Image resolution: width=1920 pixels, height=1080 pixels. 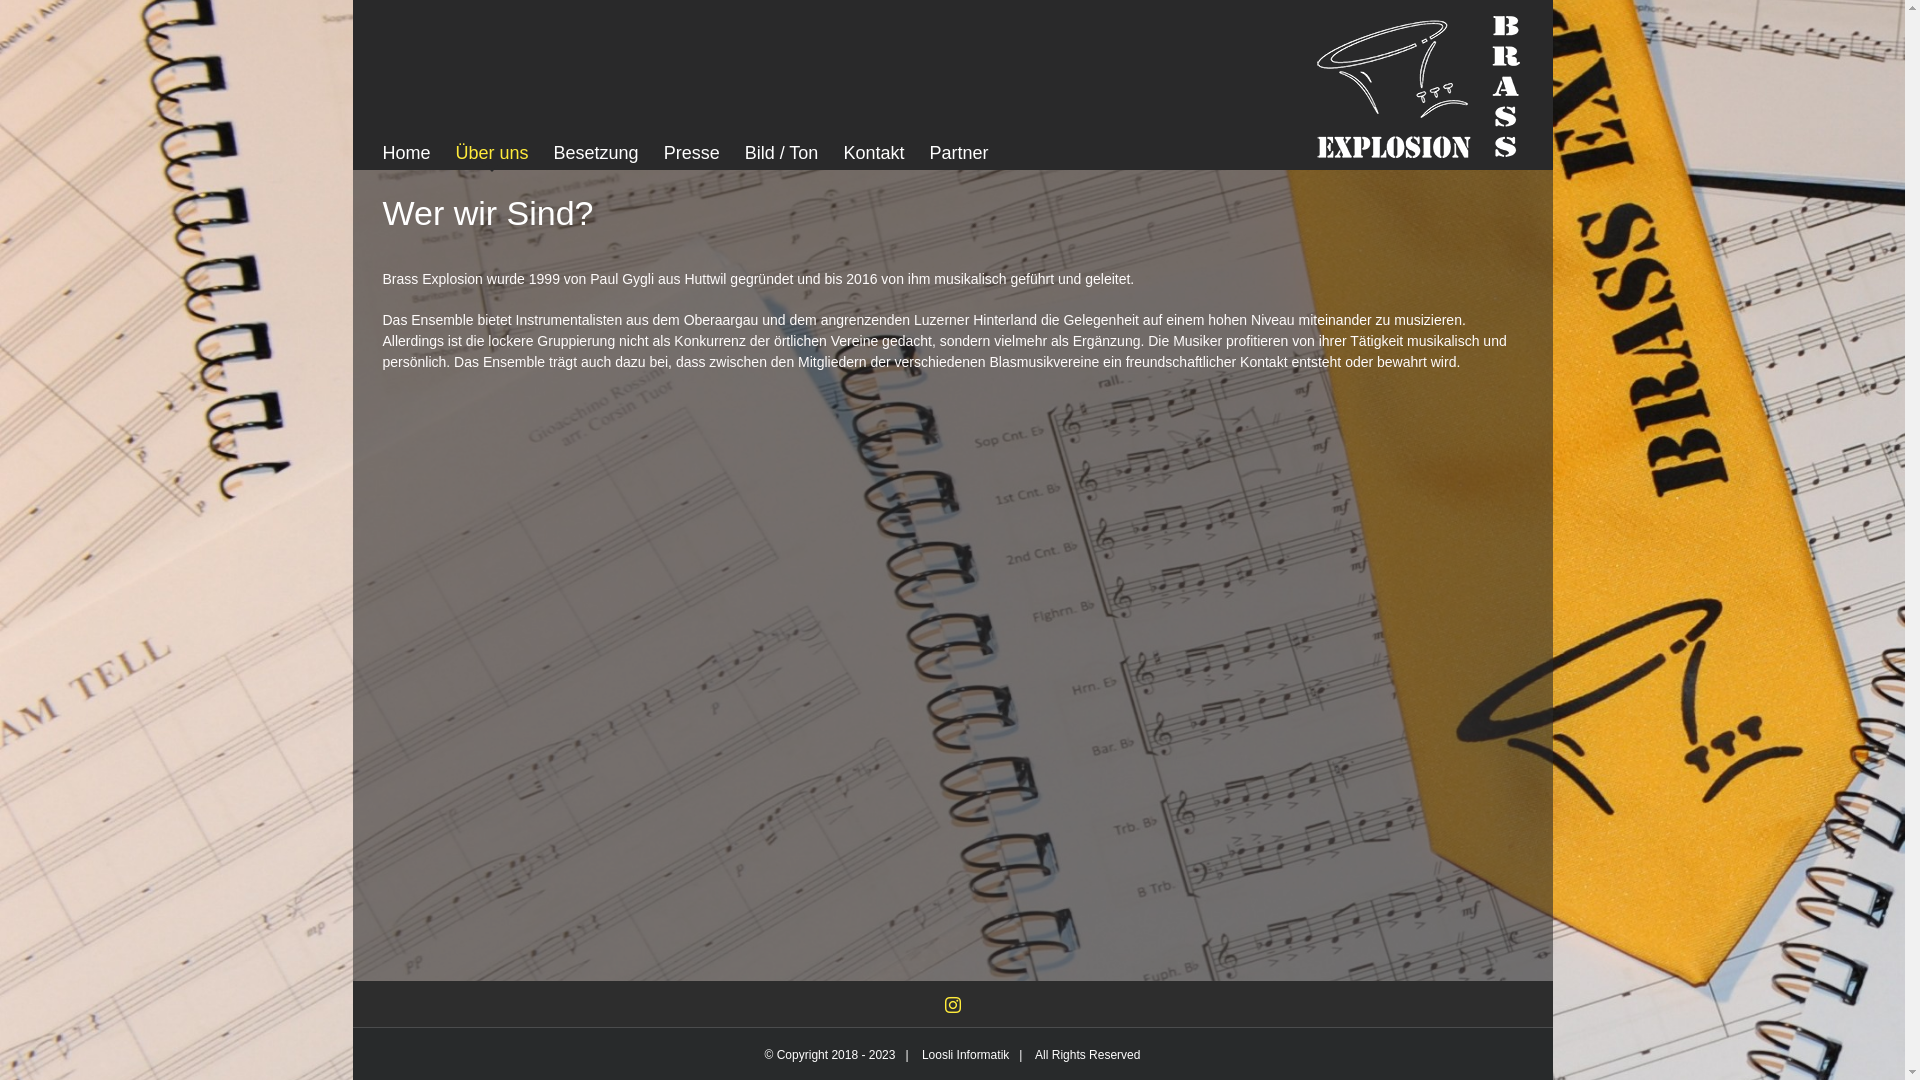 What do you see at coordinates (595, 152) in the screenshot?
I see `'Besetzung'` at bounding box center [595, 152].